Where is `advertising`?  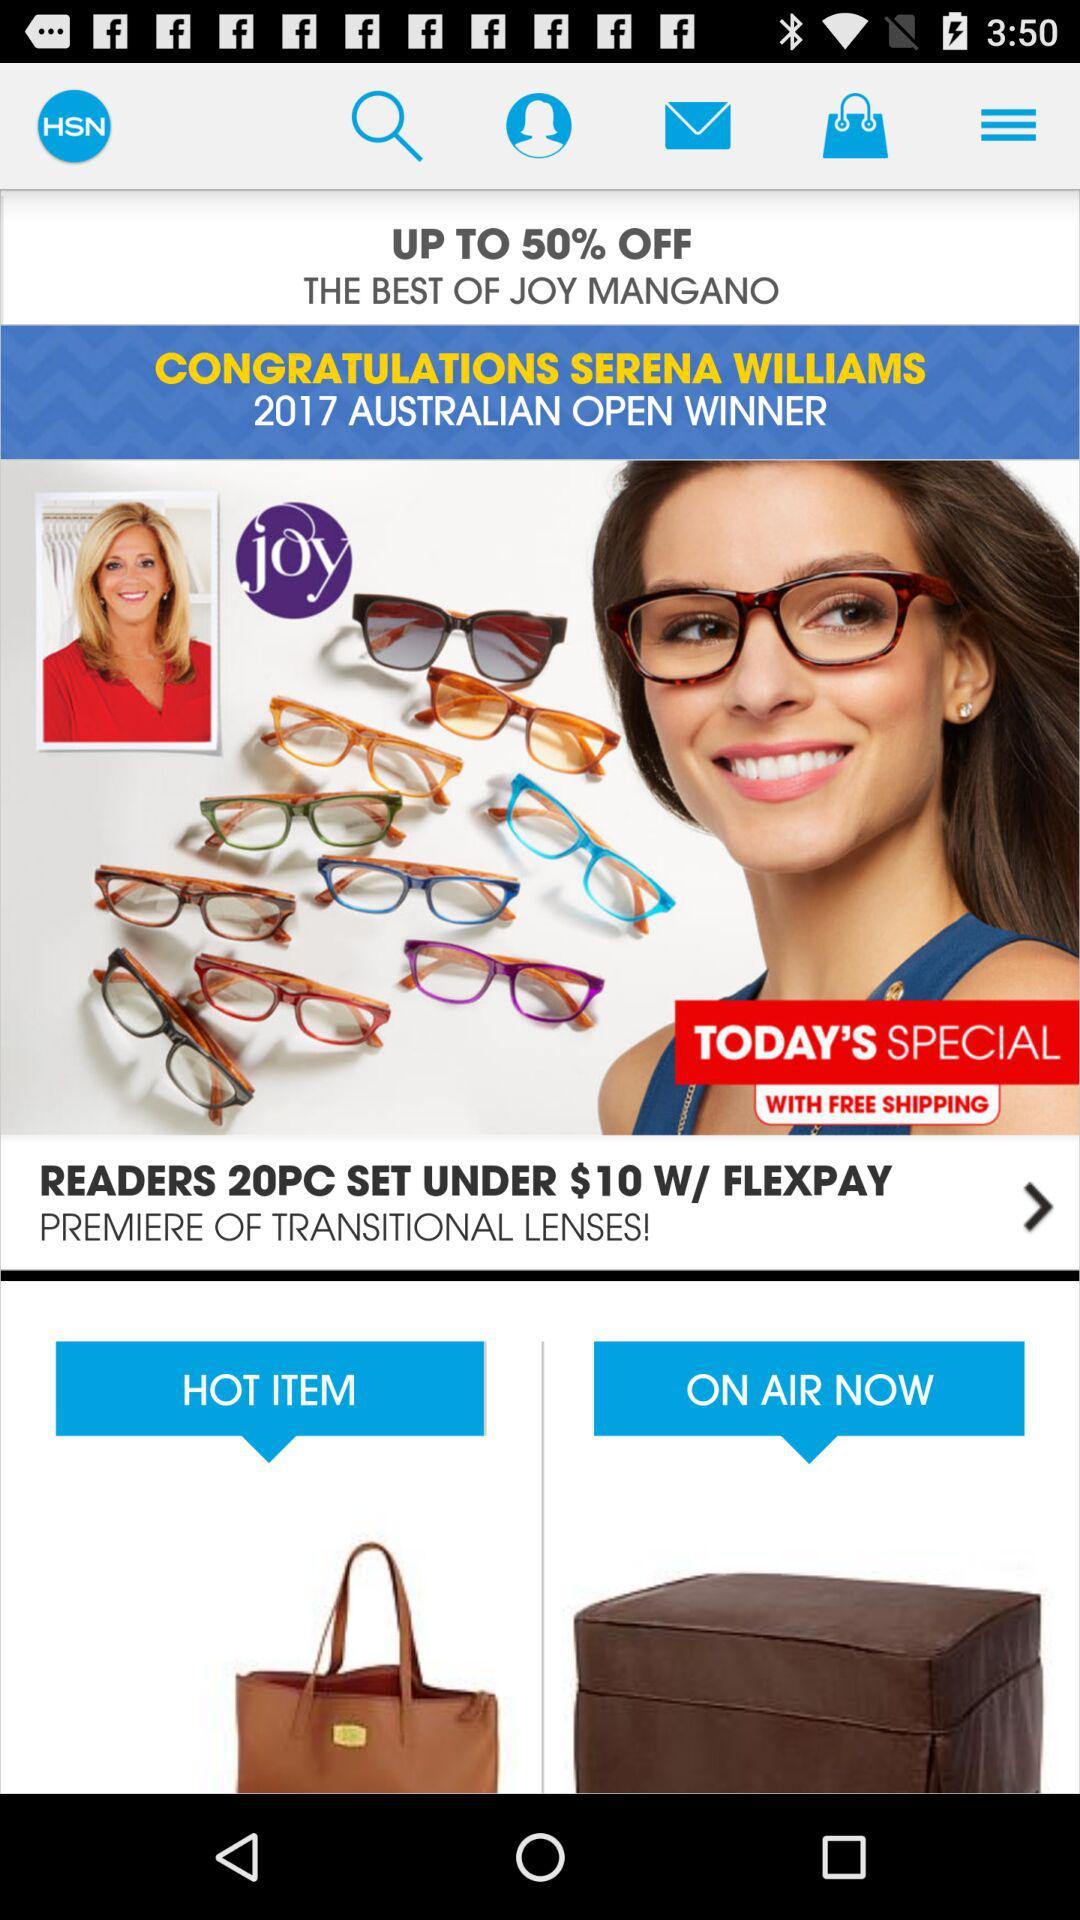 advertising is located at coordinates (540, 256).